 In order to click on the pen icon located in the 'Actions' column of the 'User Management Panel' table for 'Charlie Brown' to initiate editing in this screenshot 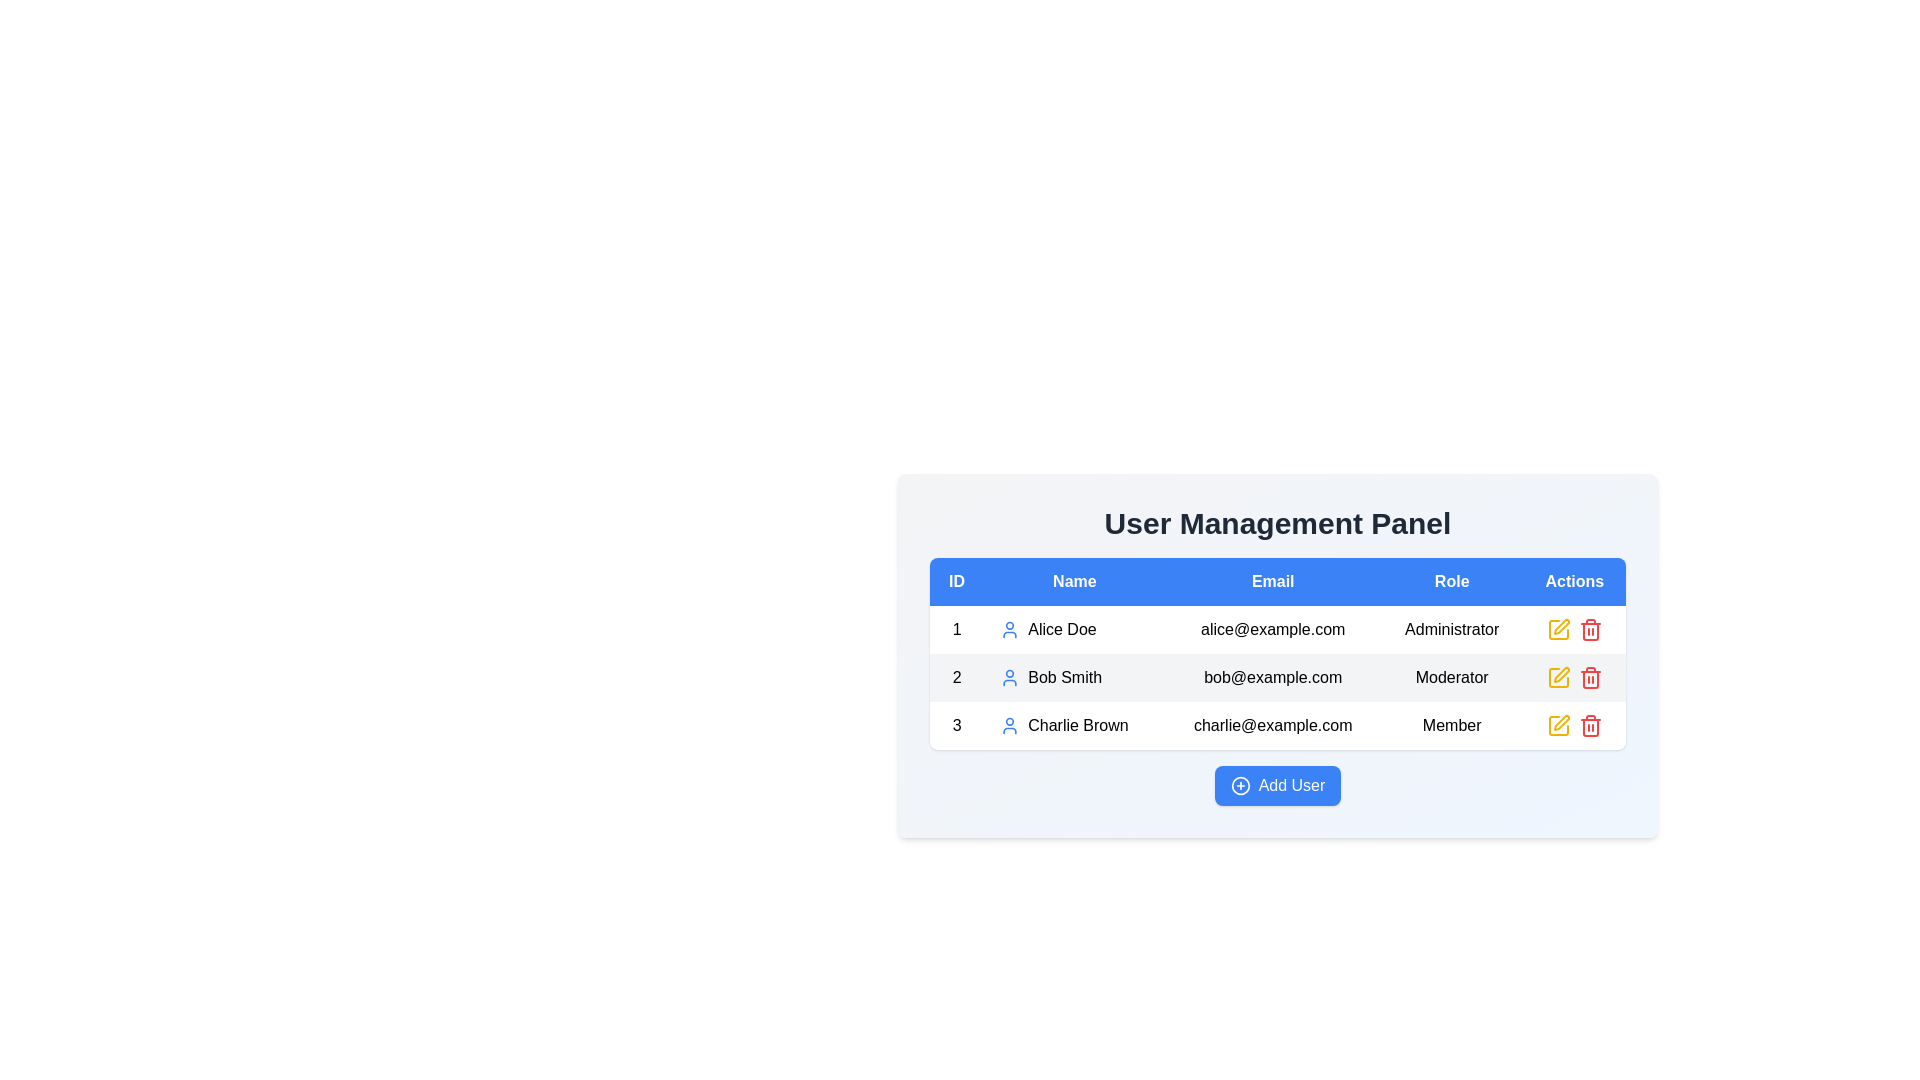, I will do `click(1560, 722)`.